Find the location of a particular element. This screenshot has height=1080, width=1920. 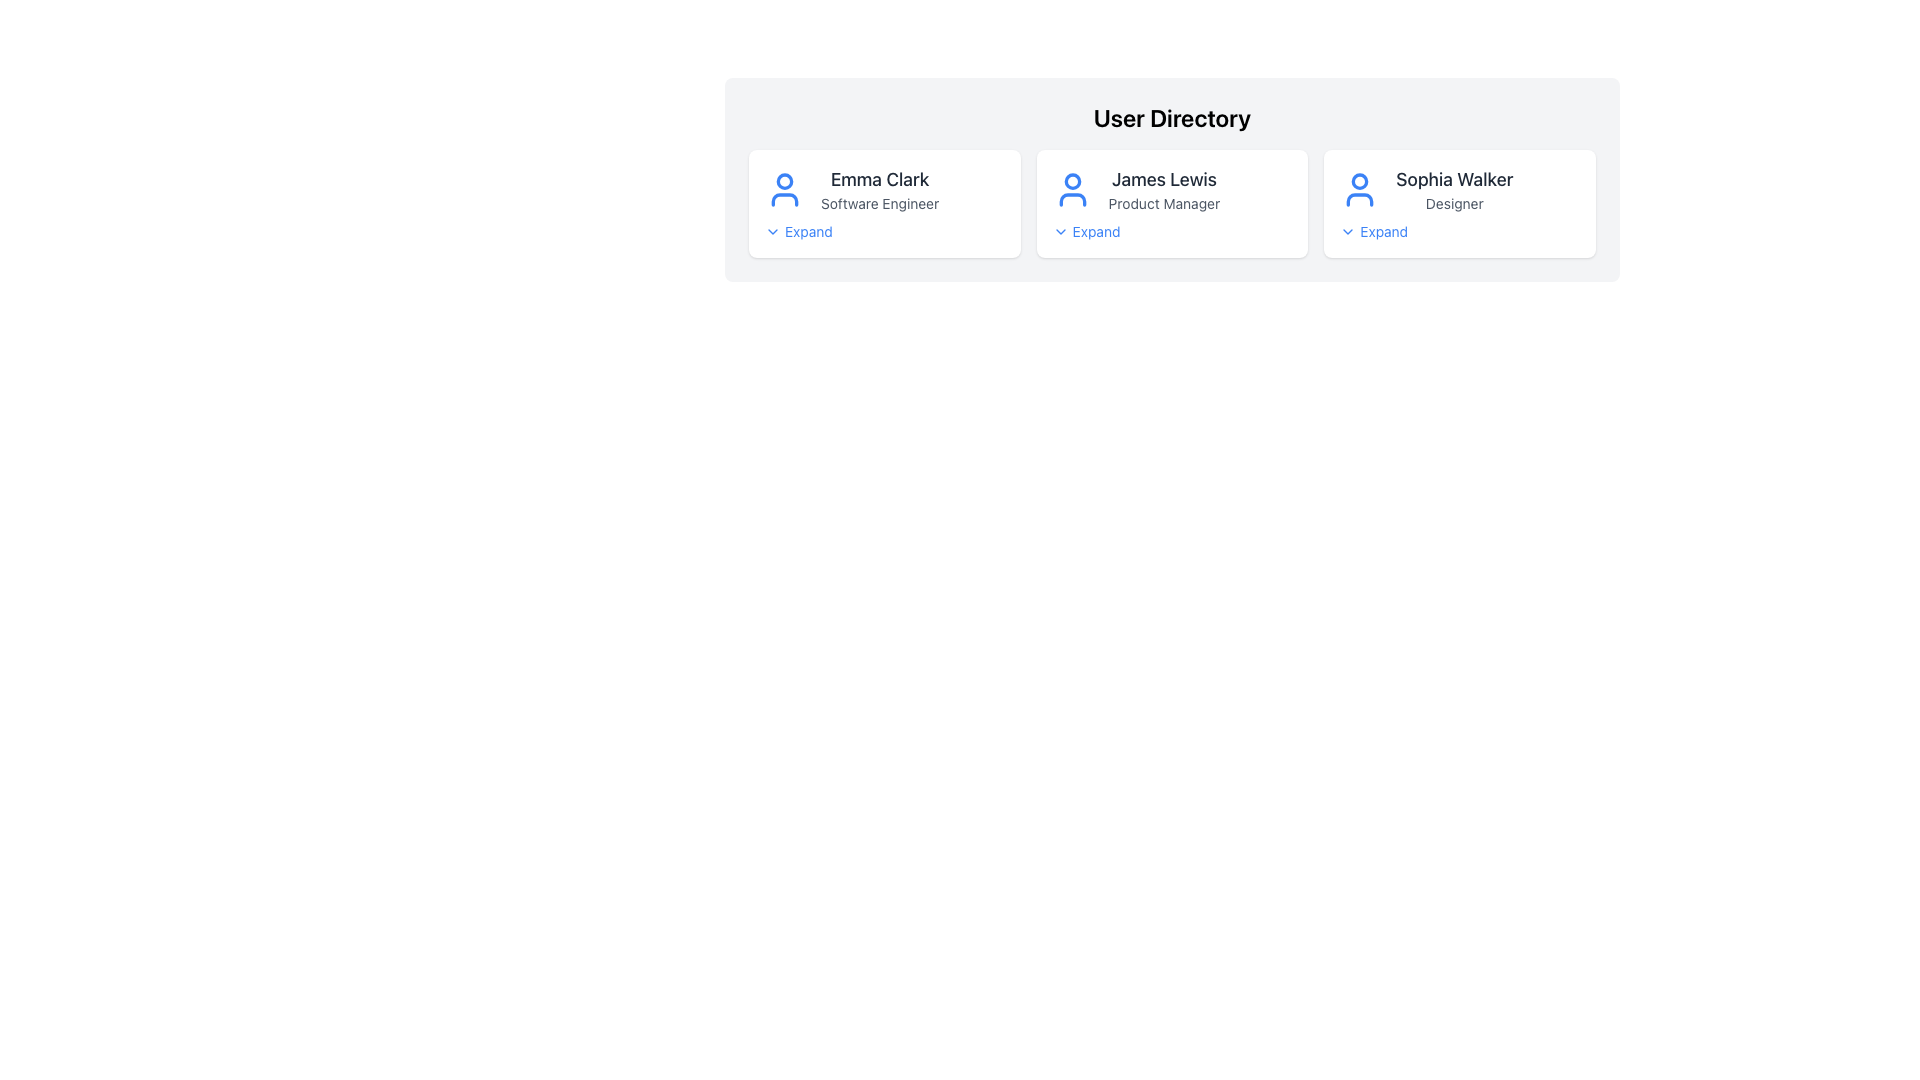

the SVG Circle Element that represents James Lewis's profile icon in the user directory, located in the second column of the layout is located at coordinates (1071, 181).